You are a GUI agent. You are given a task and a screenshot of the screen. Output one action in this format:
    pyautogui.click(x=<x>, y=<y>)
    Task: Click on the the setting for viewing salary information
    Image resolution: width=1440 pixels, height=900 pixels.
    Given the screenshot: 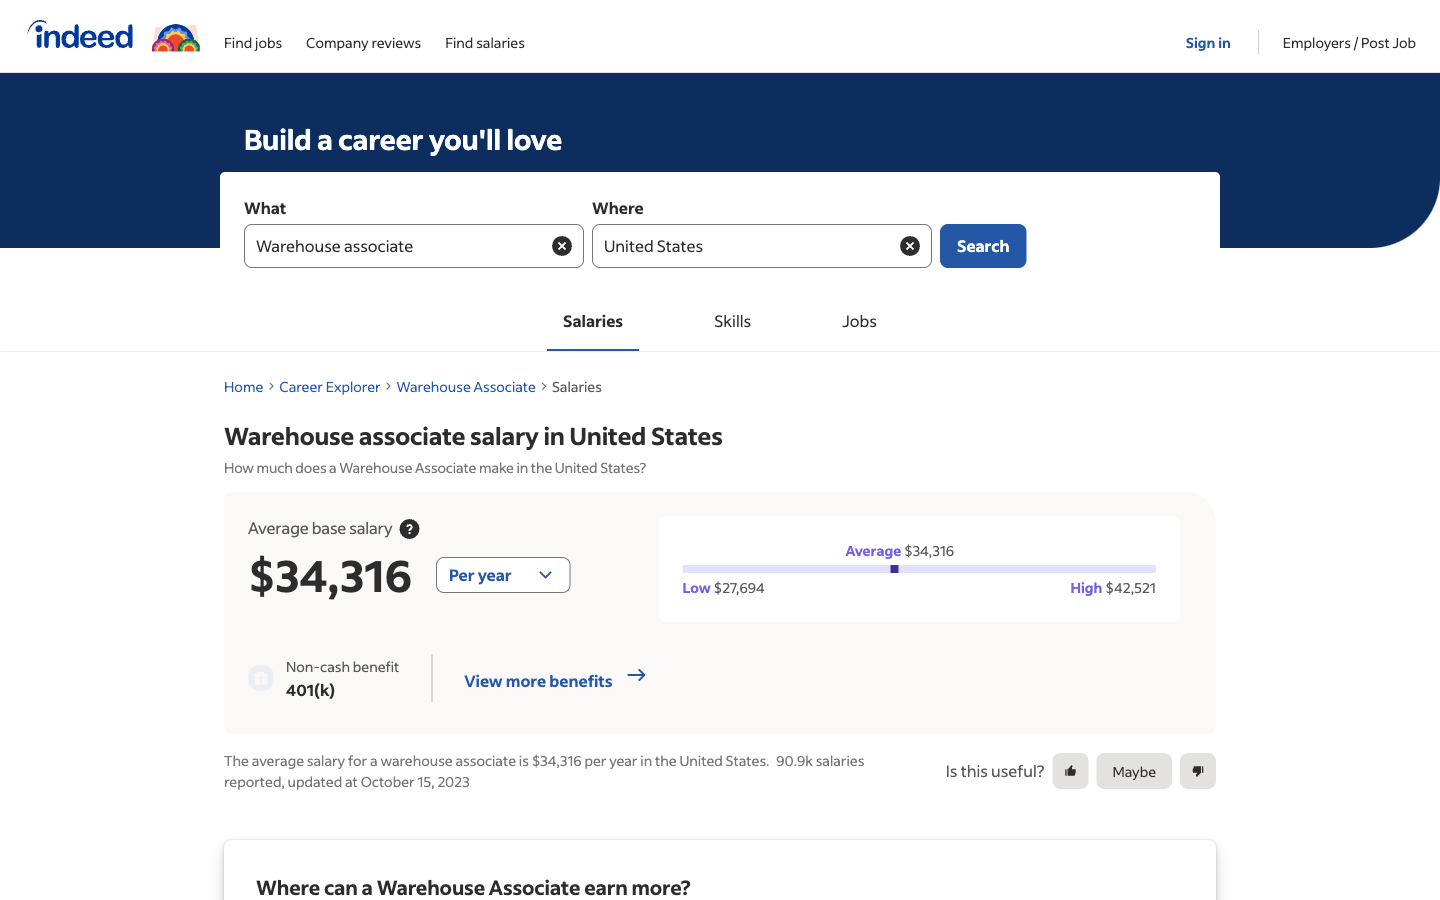 What is the action you would take?
    pyautogui.click(x=501, y=575)
    